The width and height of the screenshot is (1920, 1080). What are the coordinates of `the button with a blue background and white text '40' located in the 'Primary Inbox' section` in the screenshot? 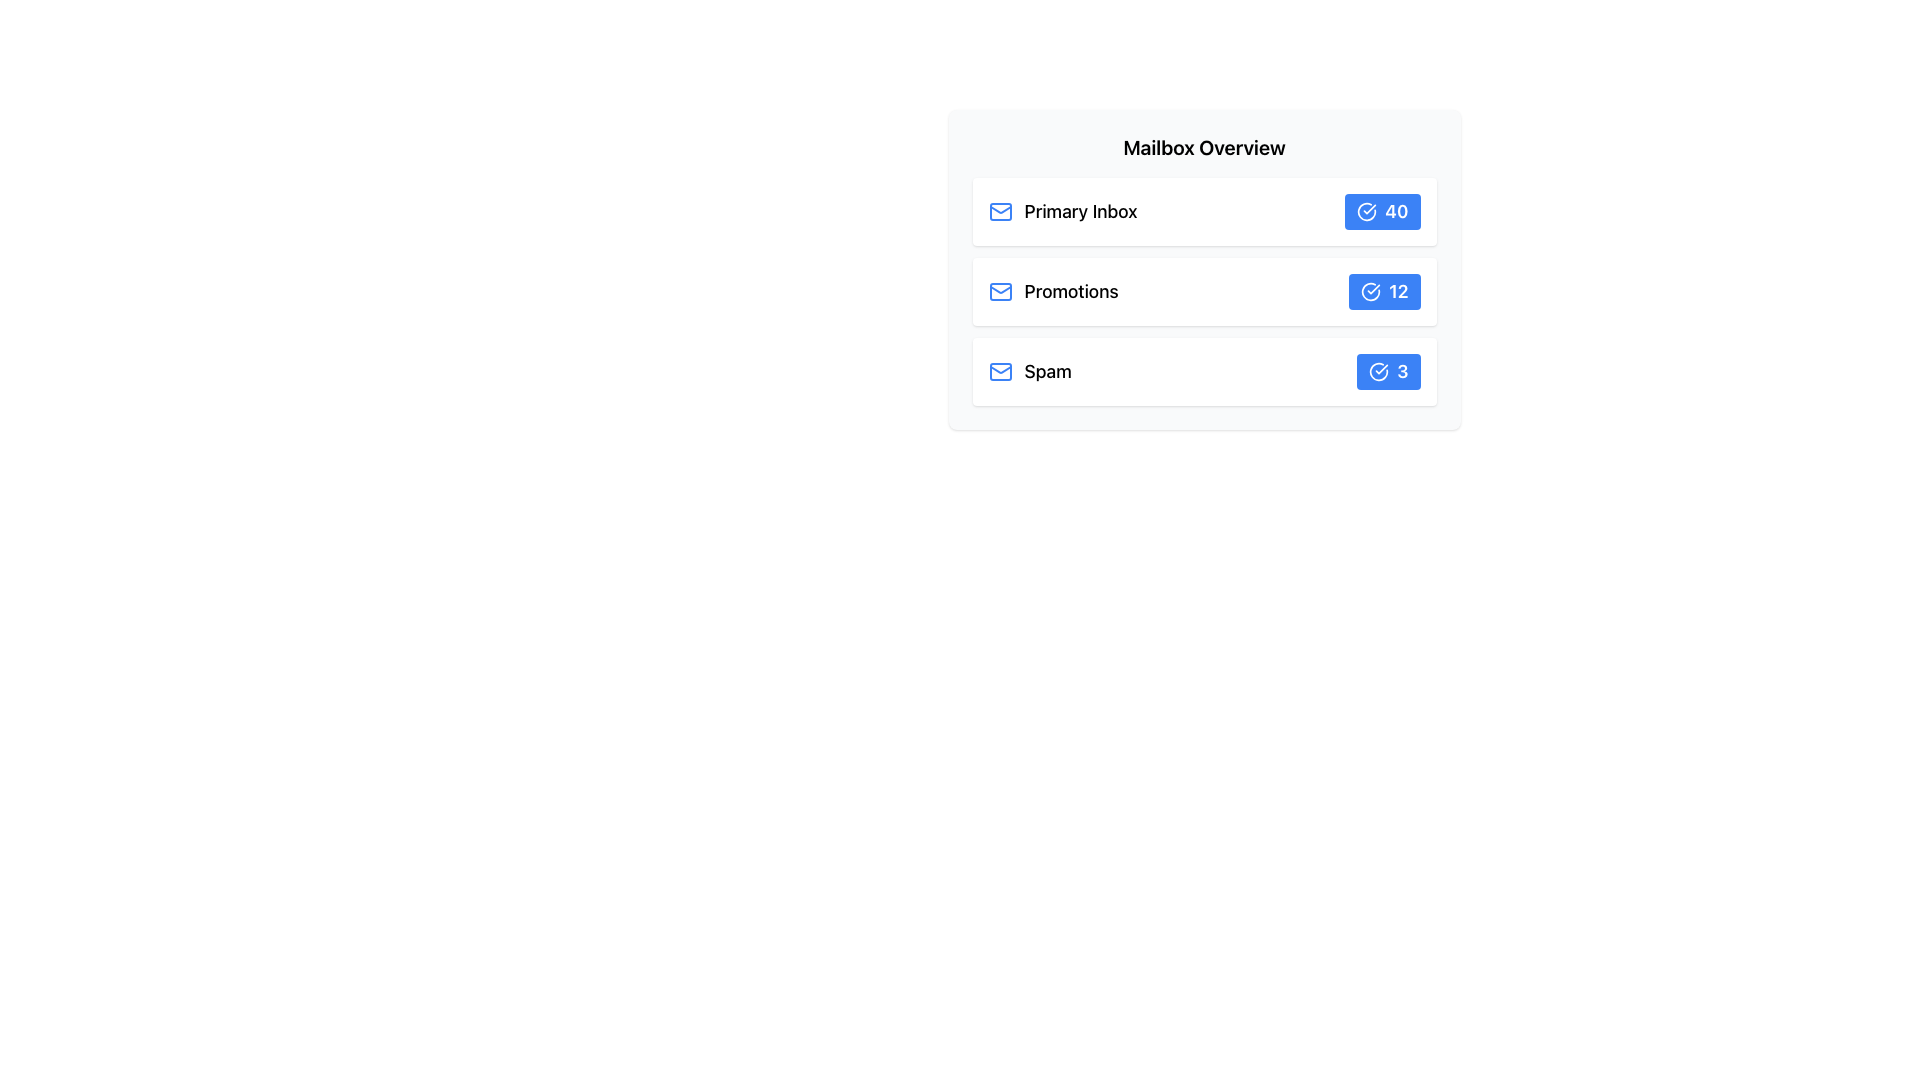 It's located at (1381, 212).